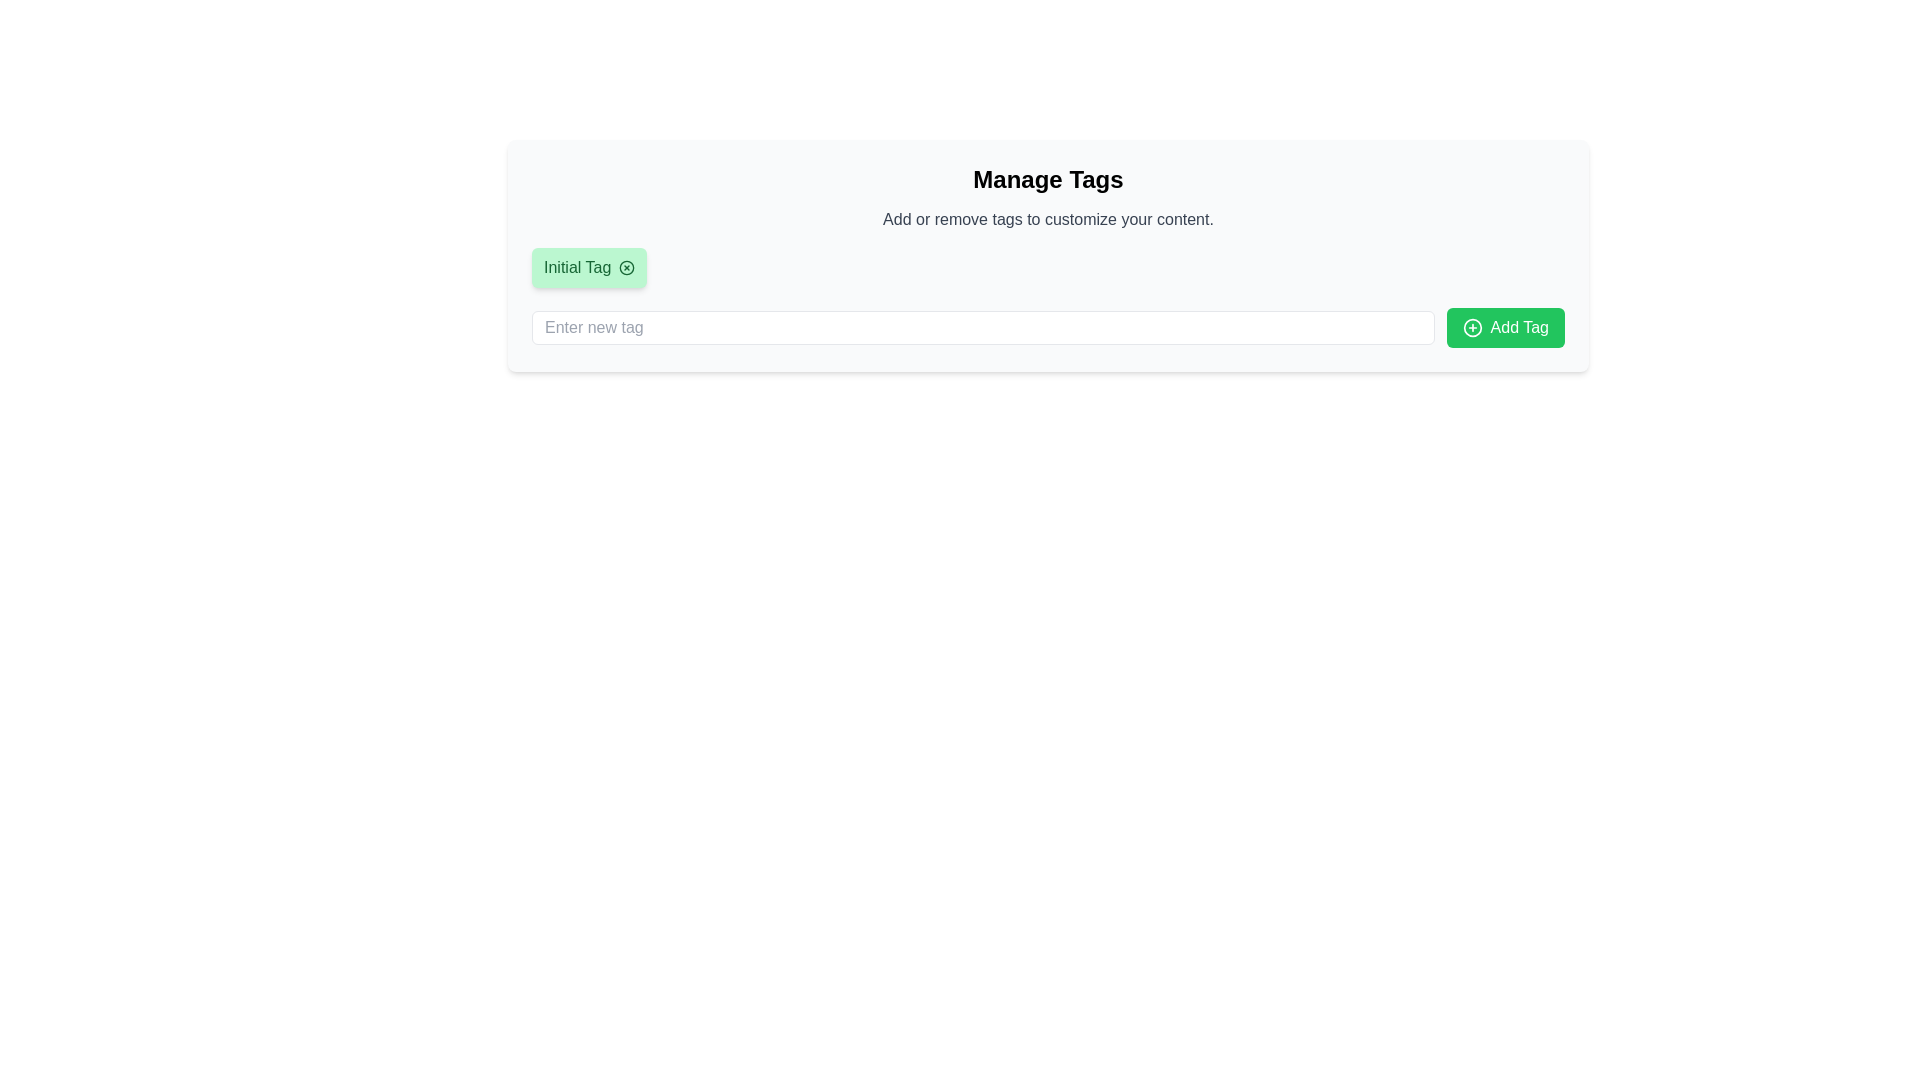 This screenshot has width=1920, height=1080. I want to click on the green button labeled 'Add Tag' that contains a circular icon with a white plus symbol on its left side, so click(1472, 326).